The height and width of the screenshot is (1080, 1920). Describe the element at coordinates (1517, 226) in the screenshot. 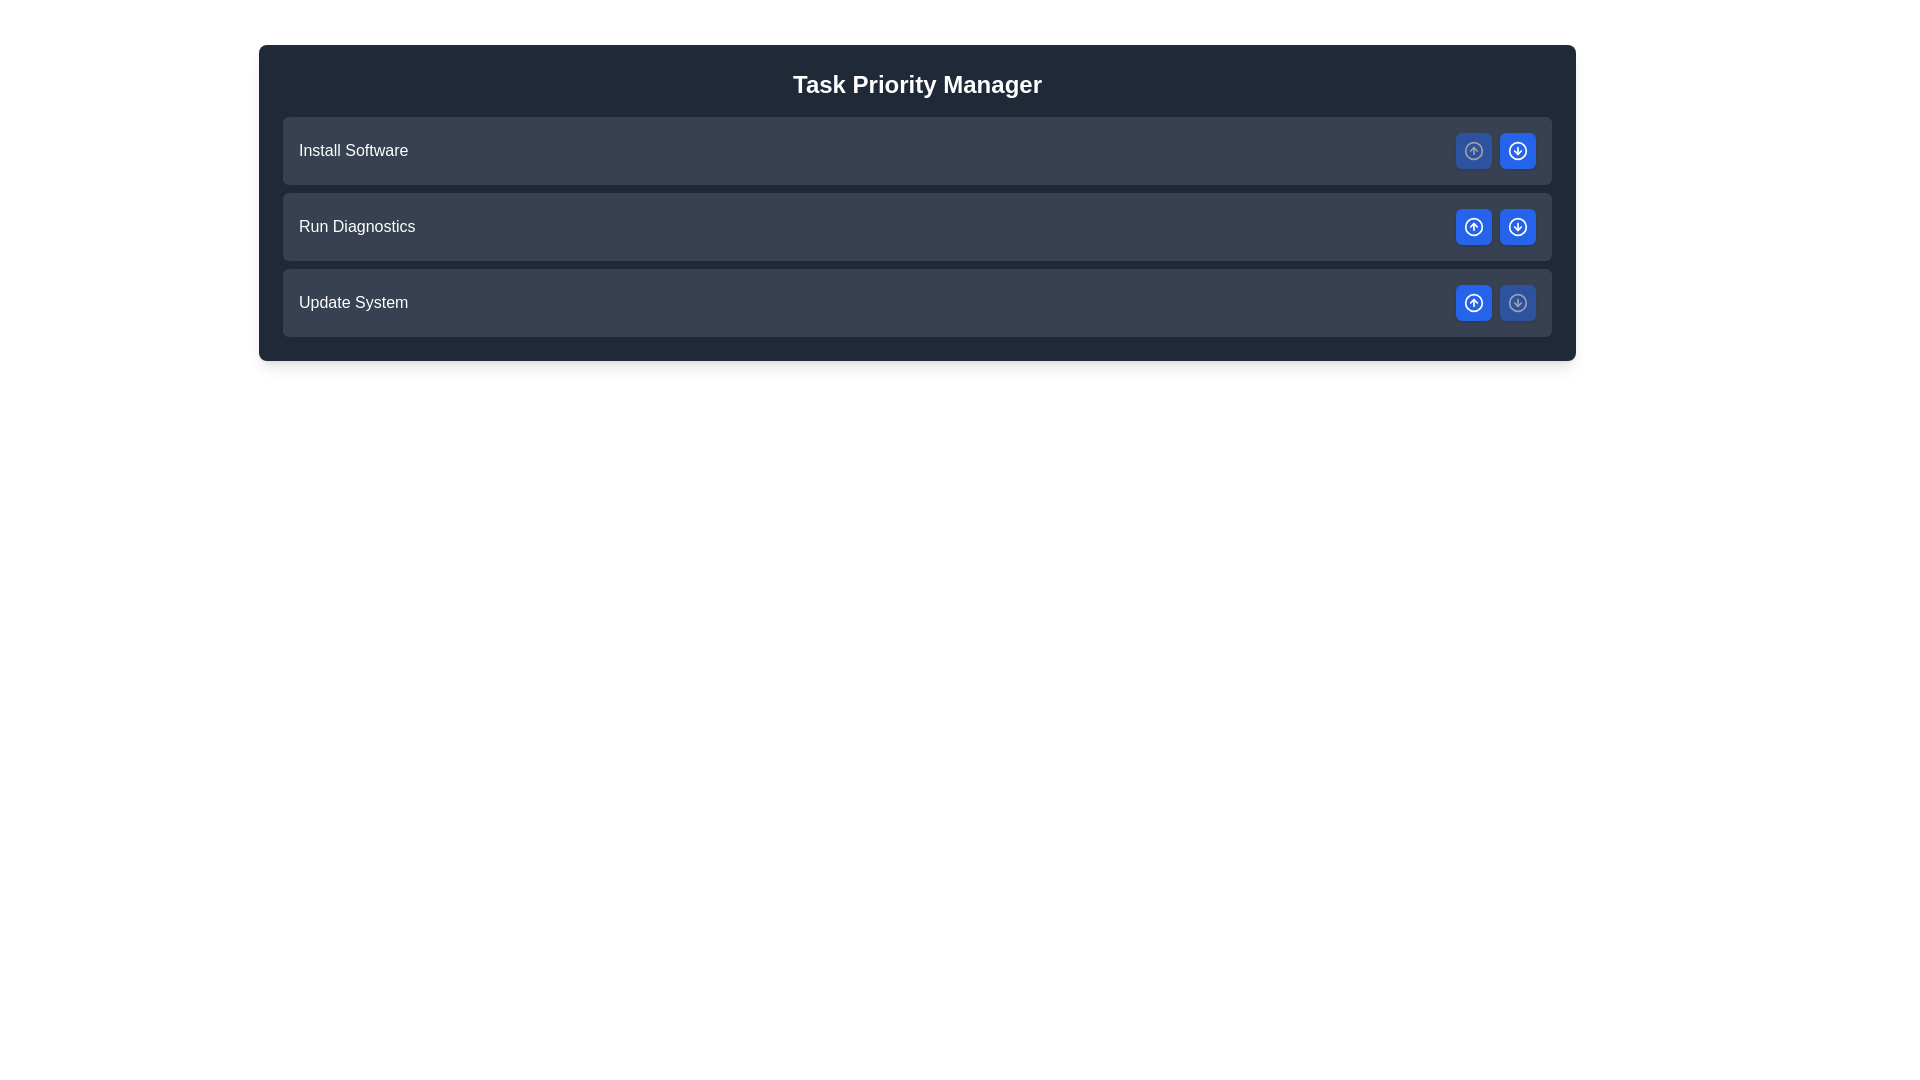

I see `the downward-pointing arrow icon inside the blue button on the rightmost side of the third row in the 'Task Priority Manager' interface to move the item downward` at that location.